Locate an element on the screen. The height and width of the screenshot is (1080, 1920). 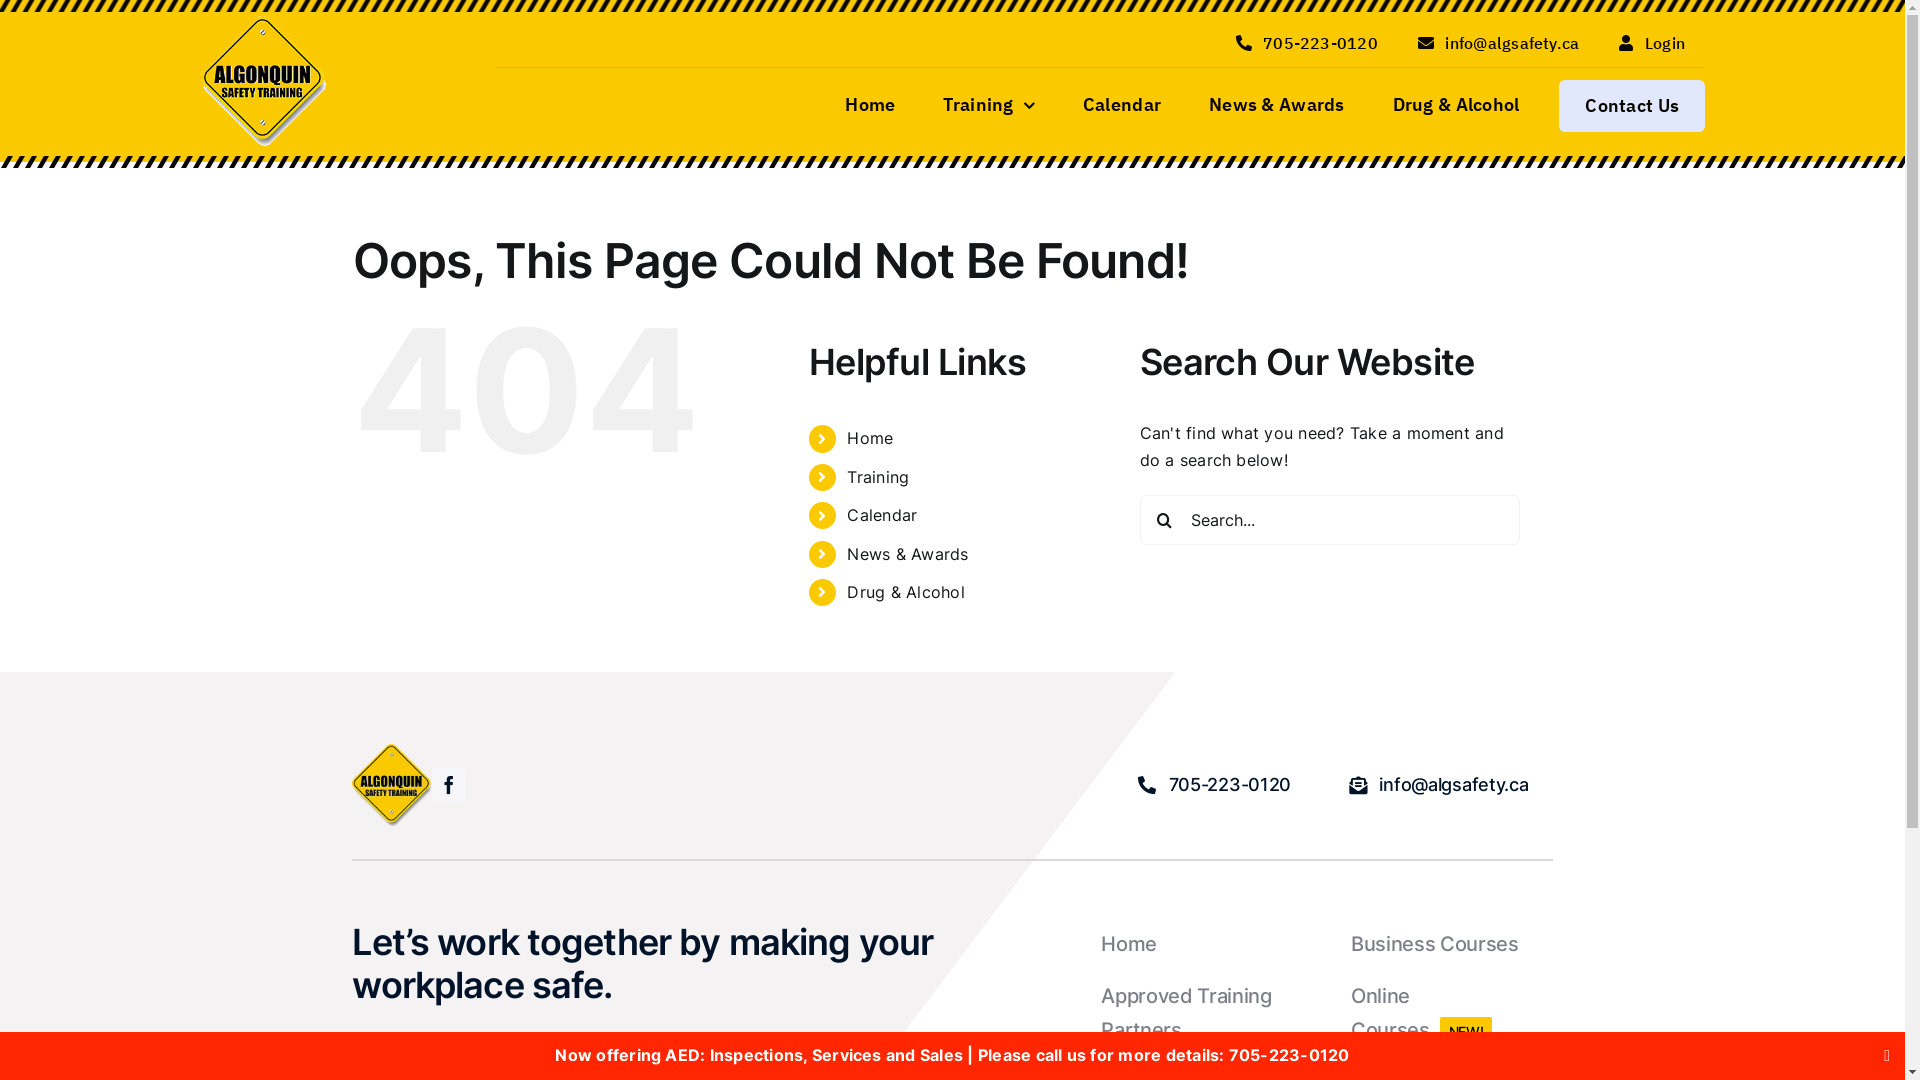
'Online CoursesNEW!' is located at coordinates (1451, 1014).